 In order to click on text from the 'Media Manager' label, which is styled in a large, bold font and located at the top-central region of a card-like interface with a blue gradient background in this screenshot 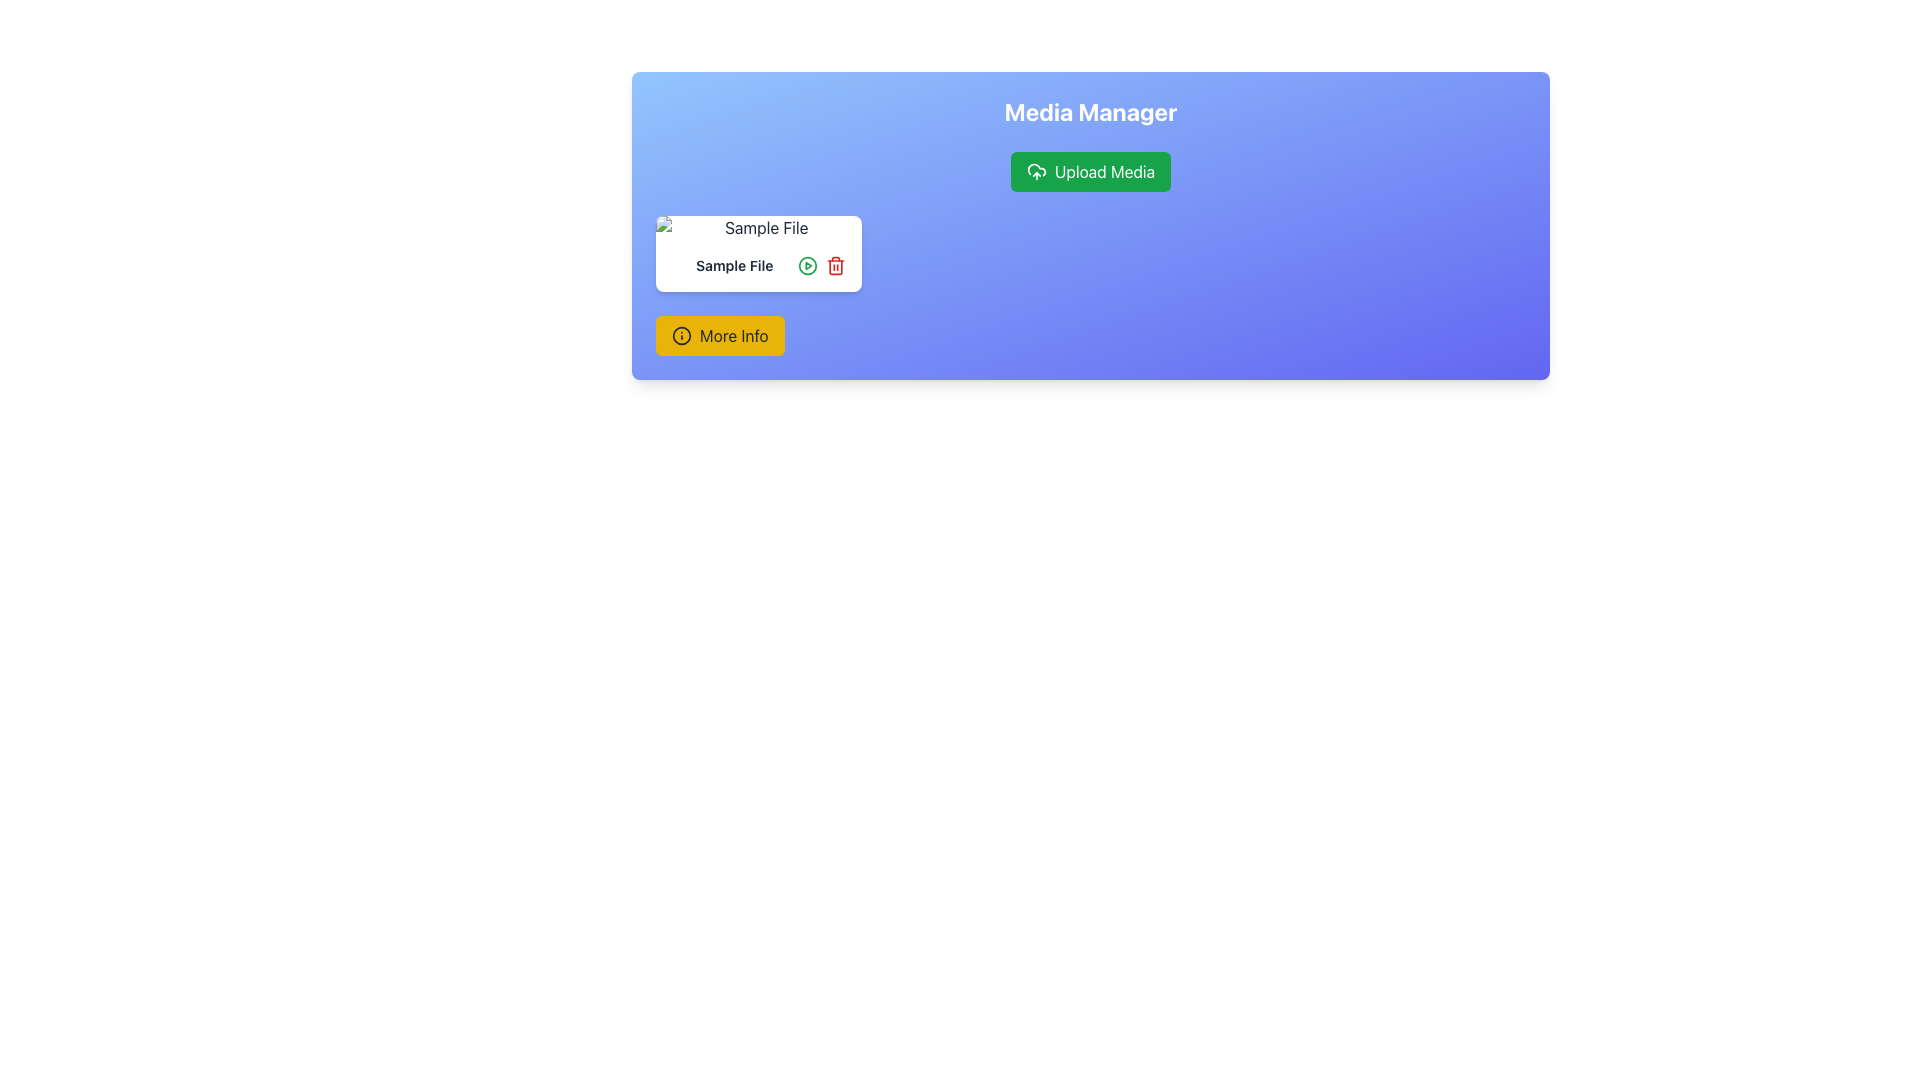, I will do `click(1089, 111)`.